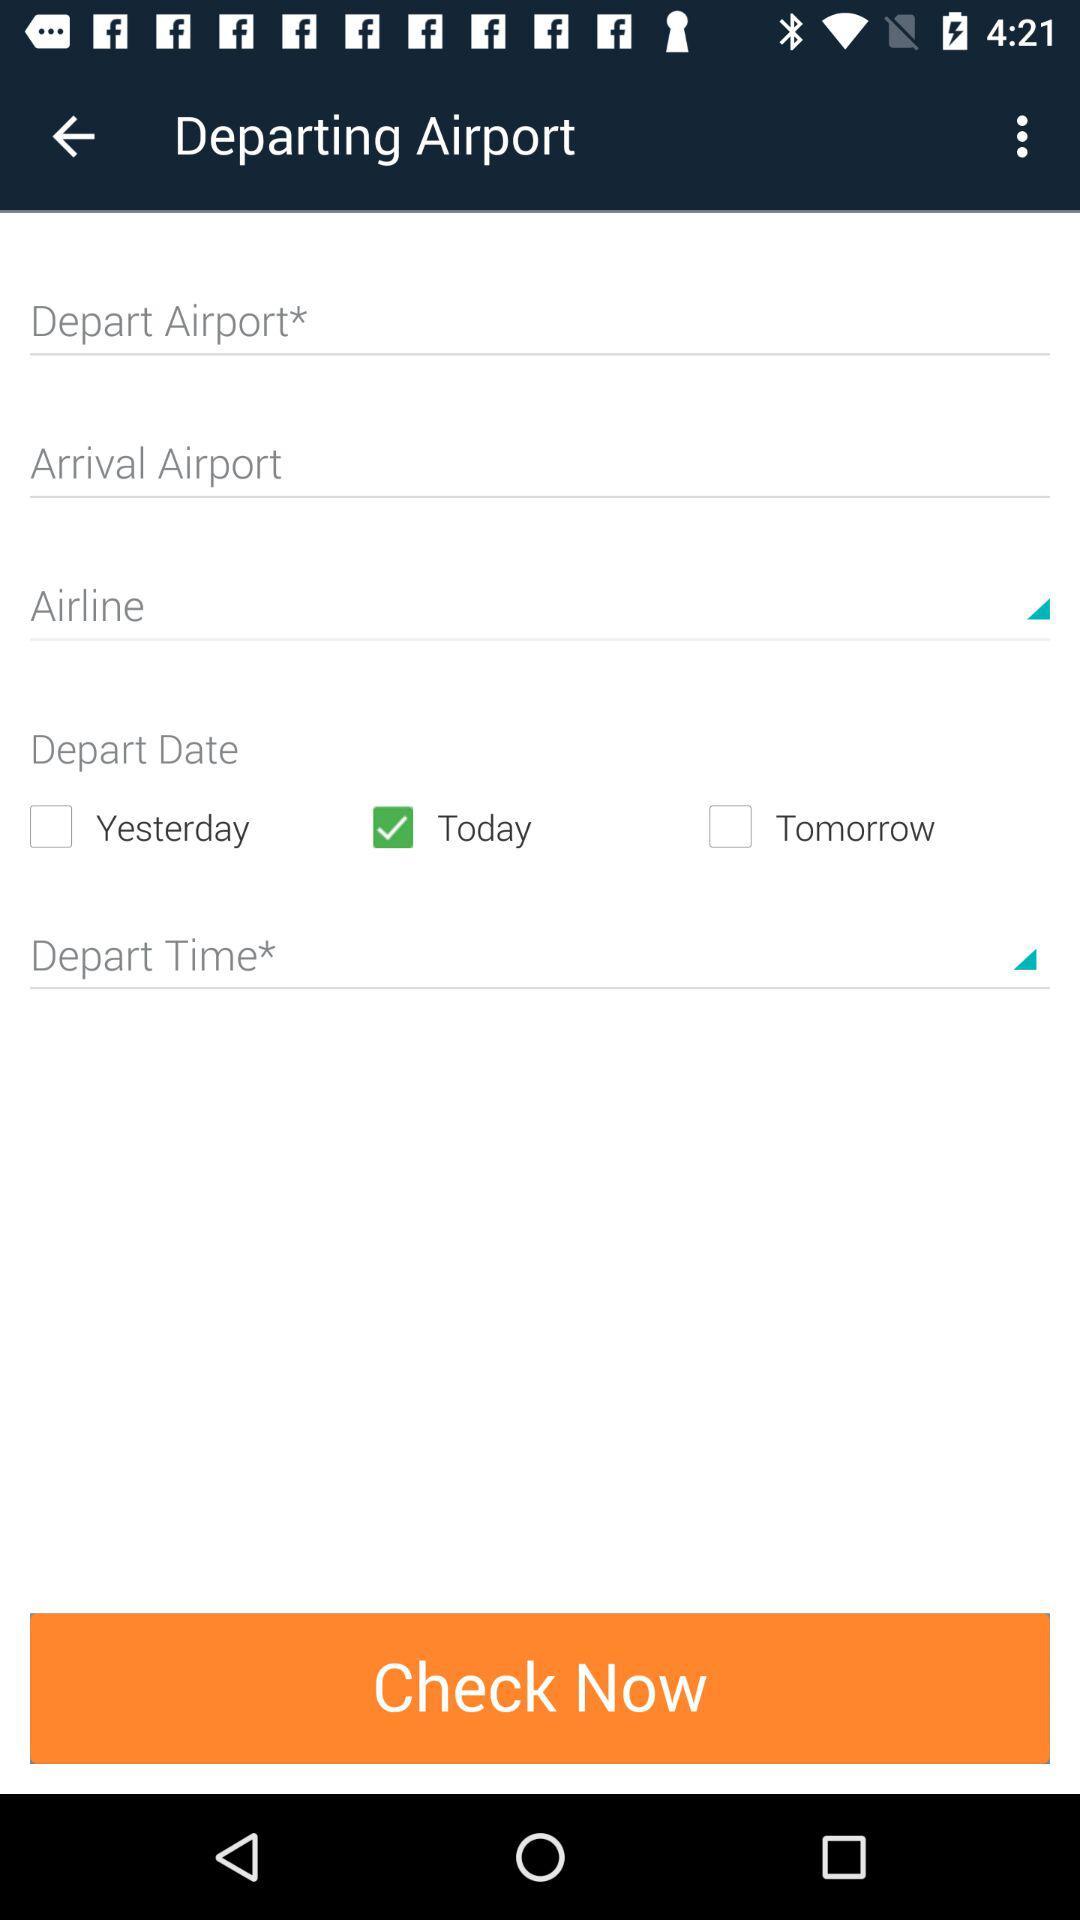 This screenshot has height=1920, width=1080. What do you see at coordinates (878, 826) in the screenshot?
I see `tomorrow item` at bounding box center [878, 826].